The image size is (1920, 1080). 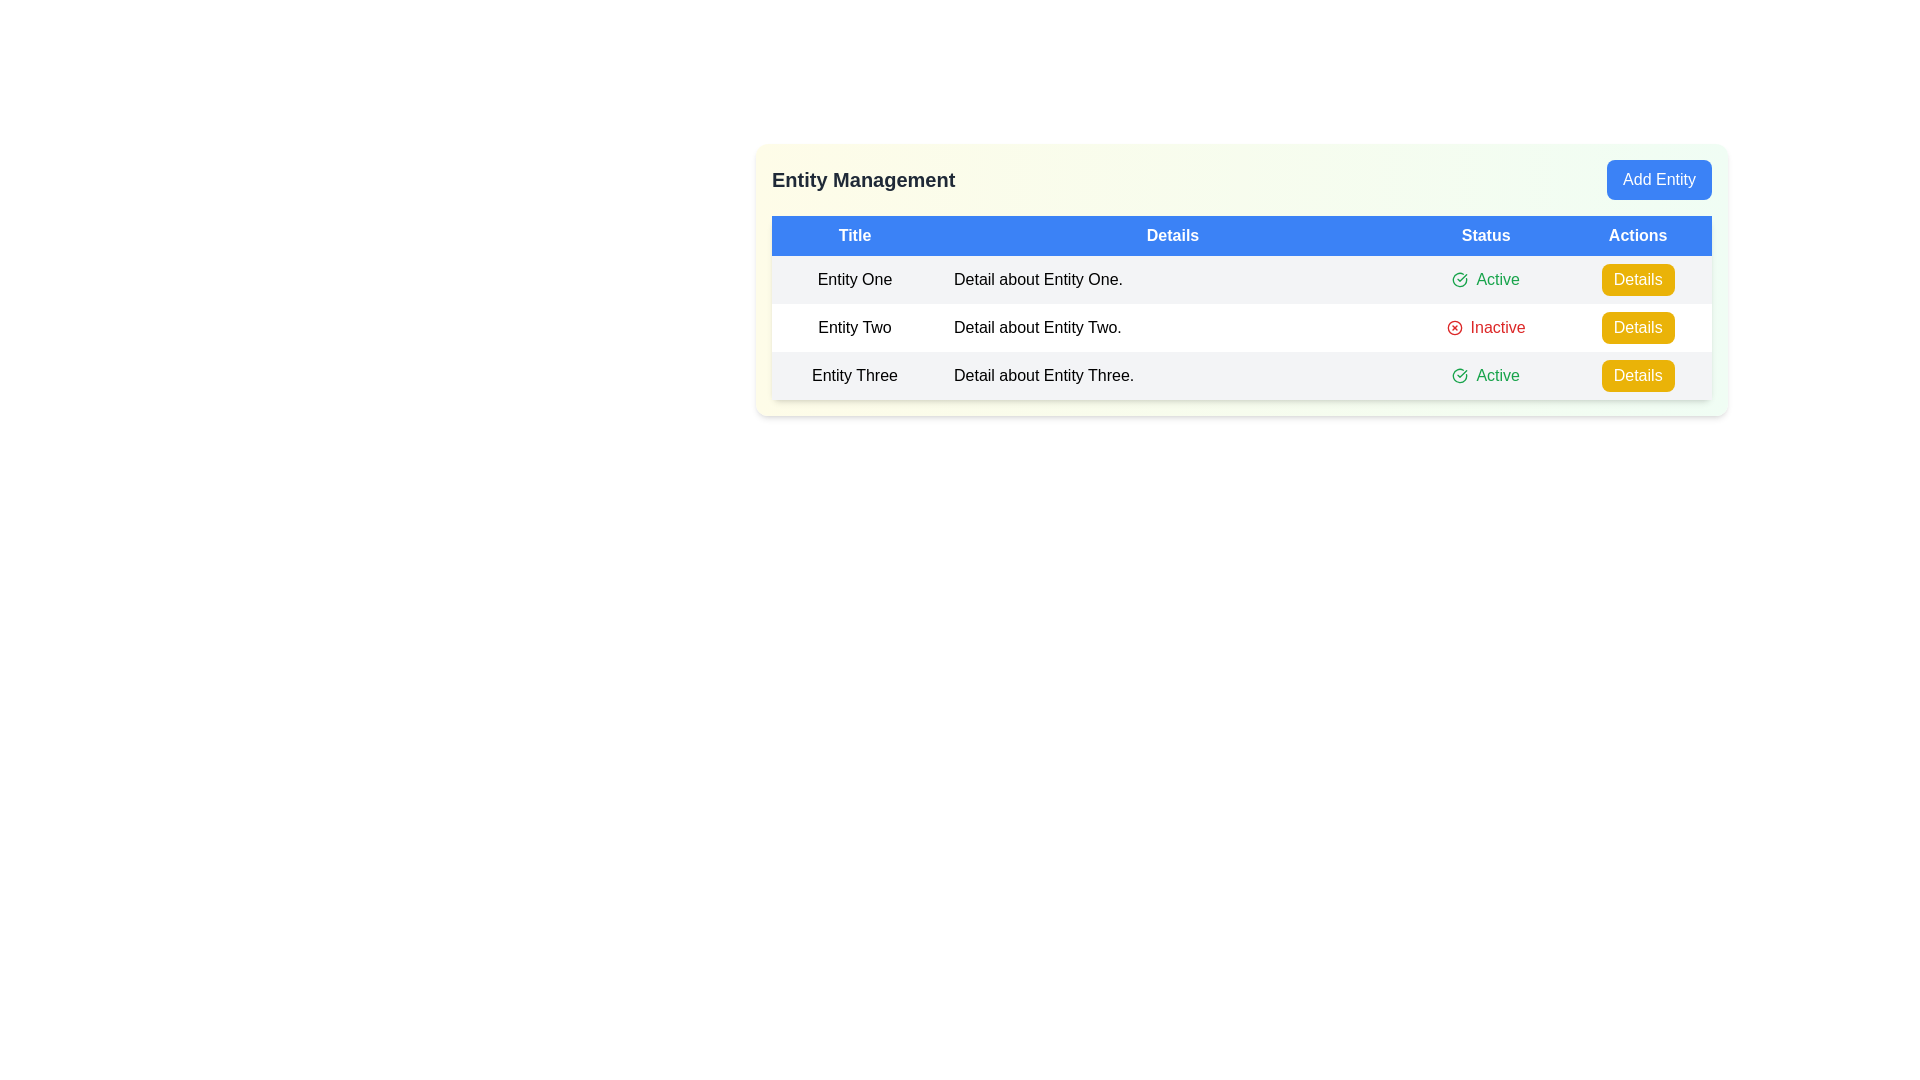 I want to click on the text block displaying 'Entity One' in black font, which is located in the first column of a table row, so click(x=854, y=280).